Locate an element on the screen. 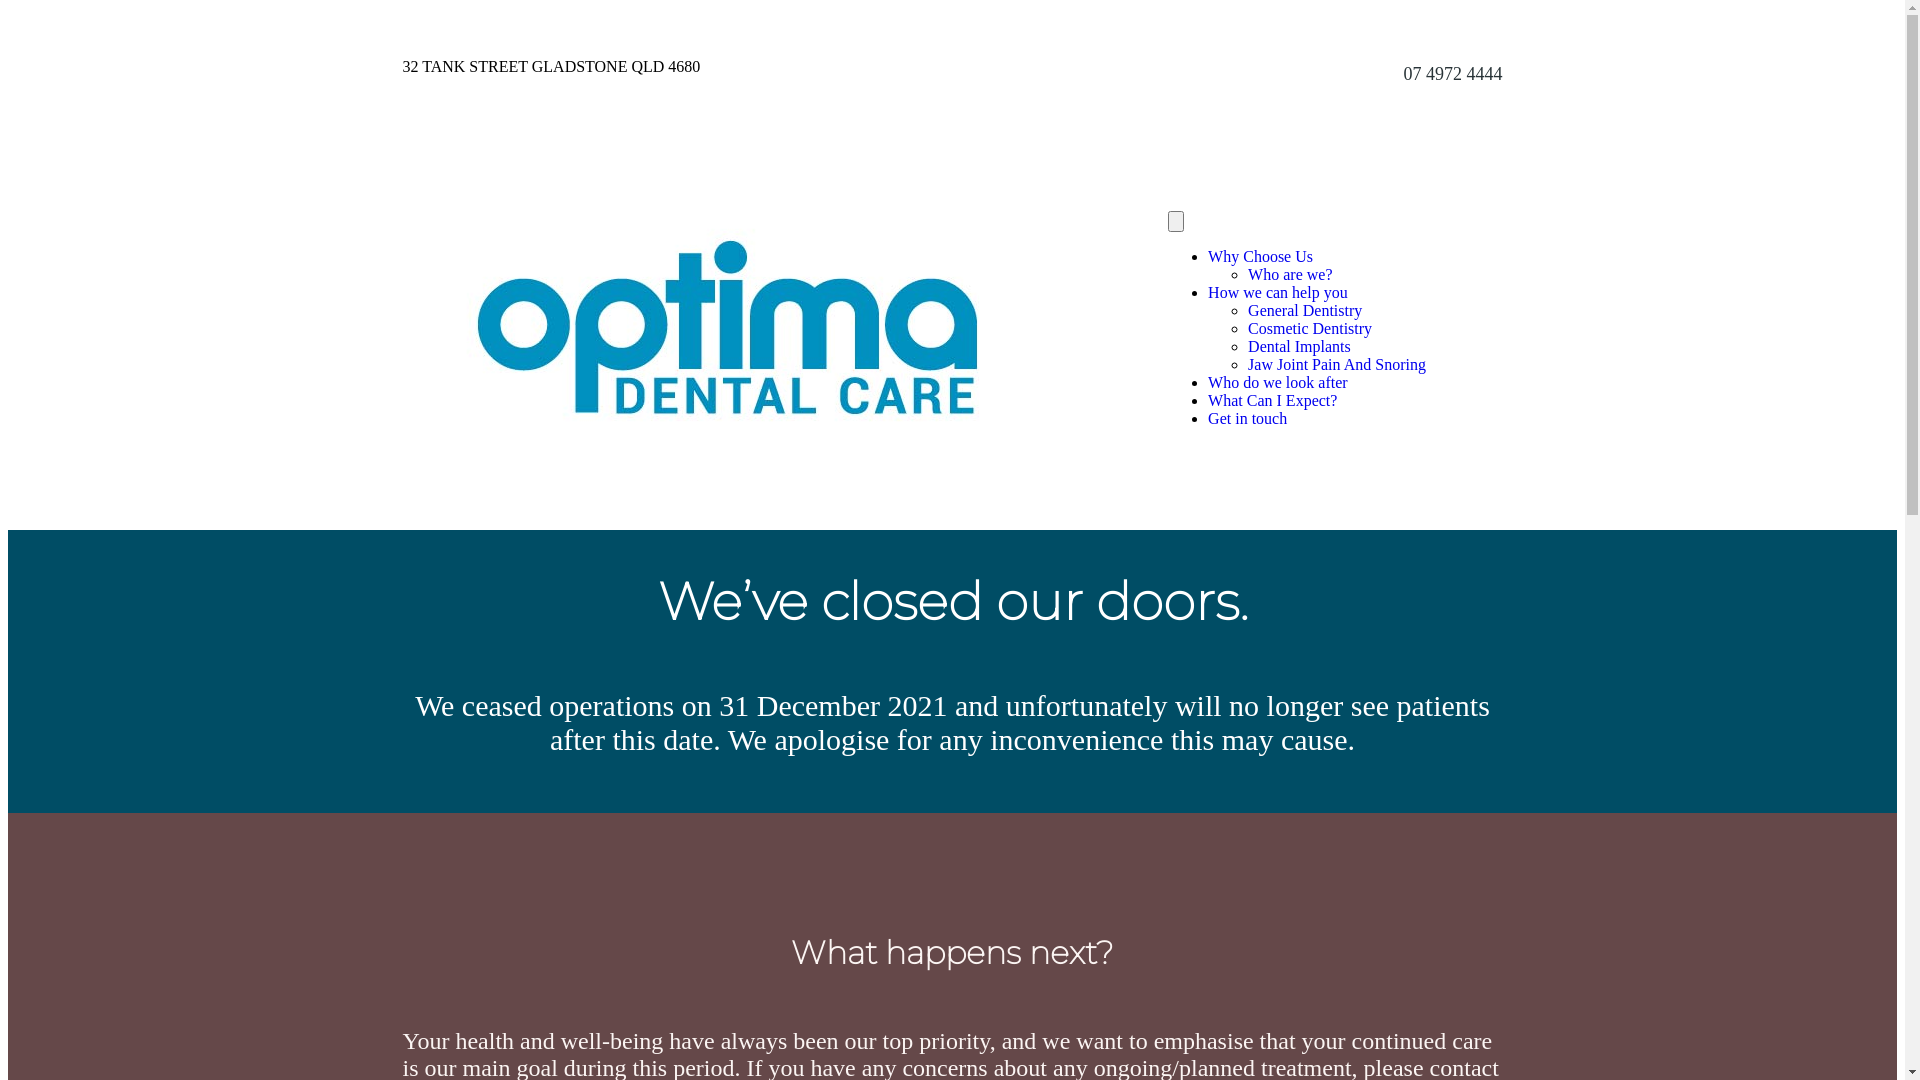  '07 4972 4444' is located at coordinates (1453, 72).